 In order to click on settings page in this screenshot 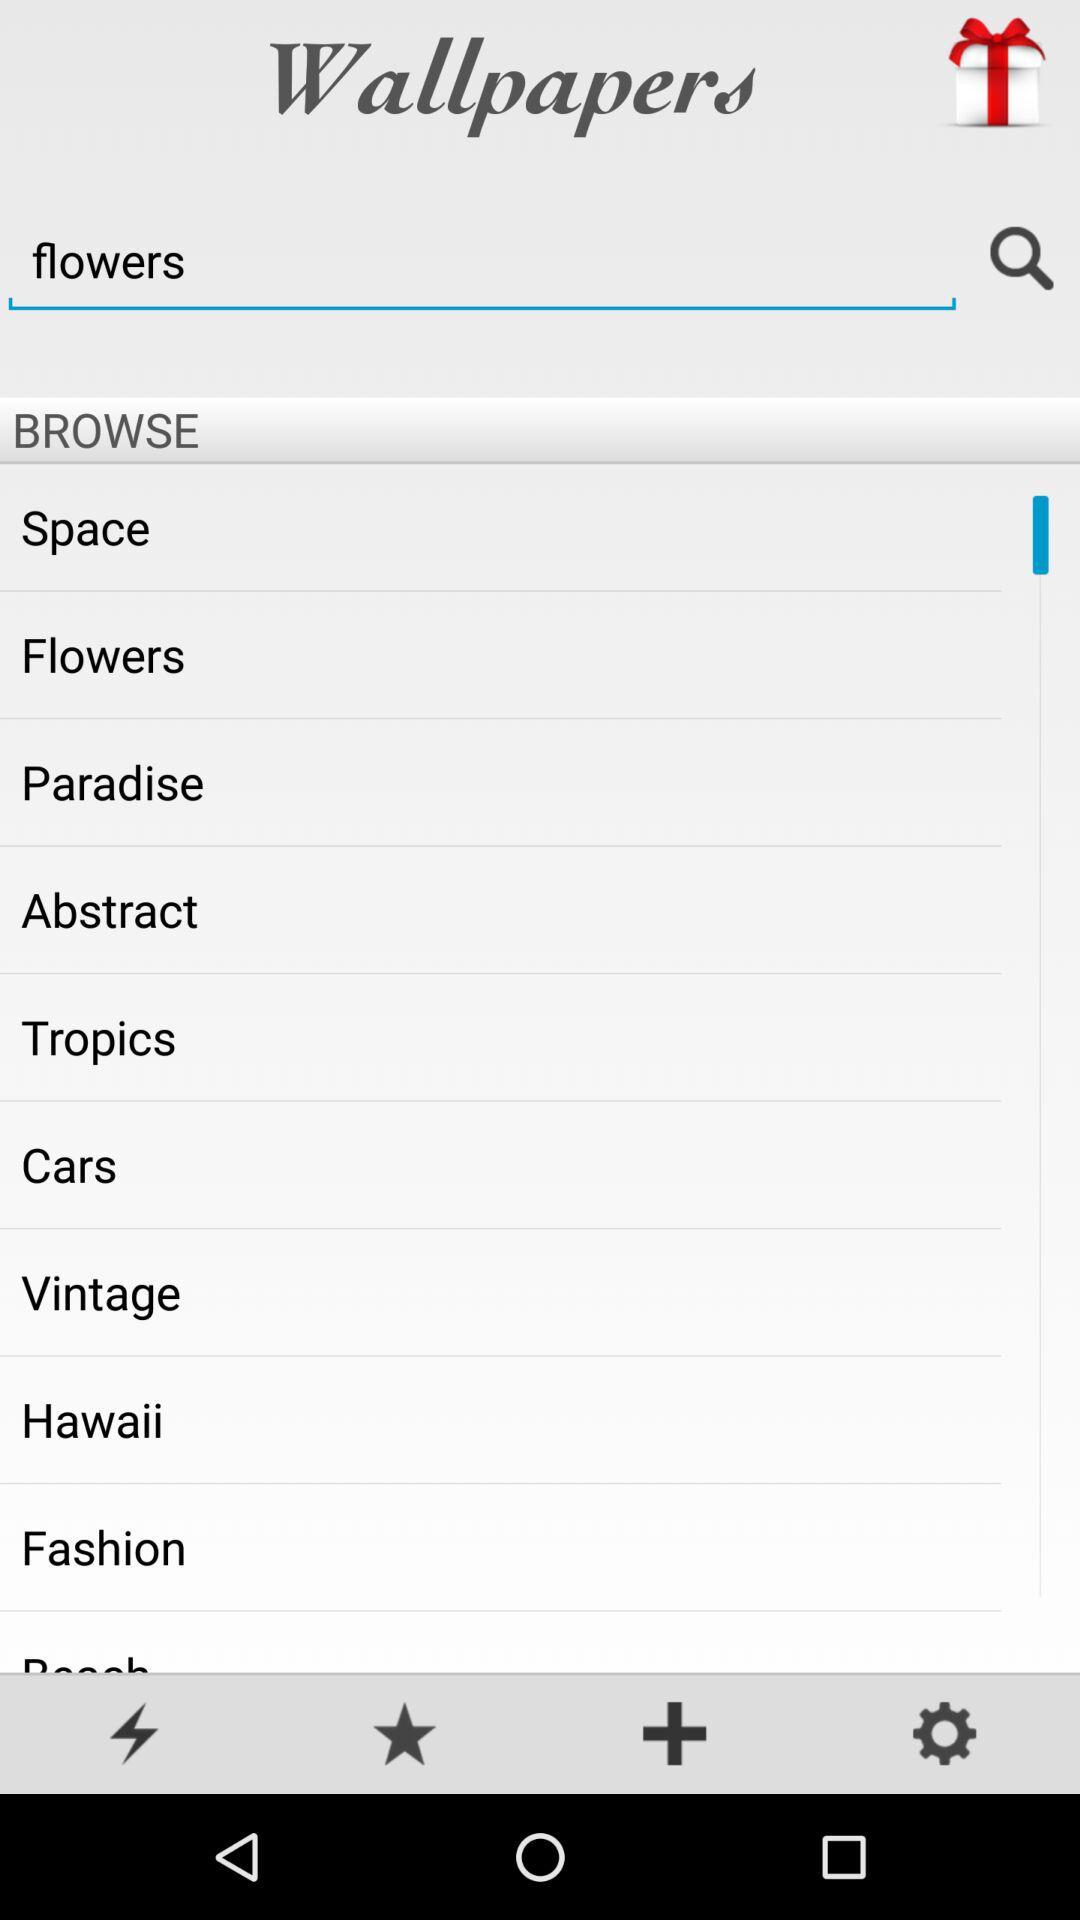, I will do `click(945, 1735)`.